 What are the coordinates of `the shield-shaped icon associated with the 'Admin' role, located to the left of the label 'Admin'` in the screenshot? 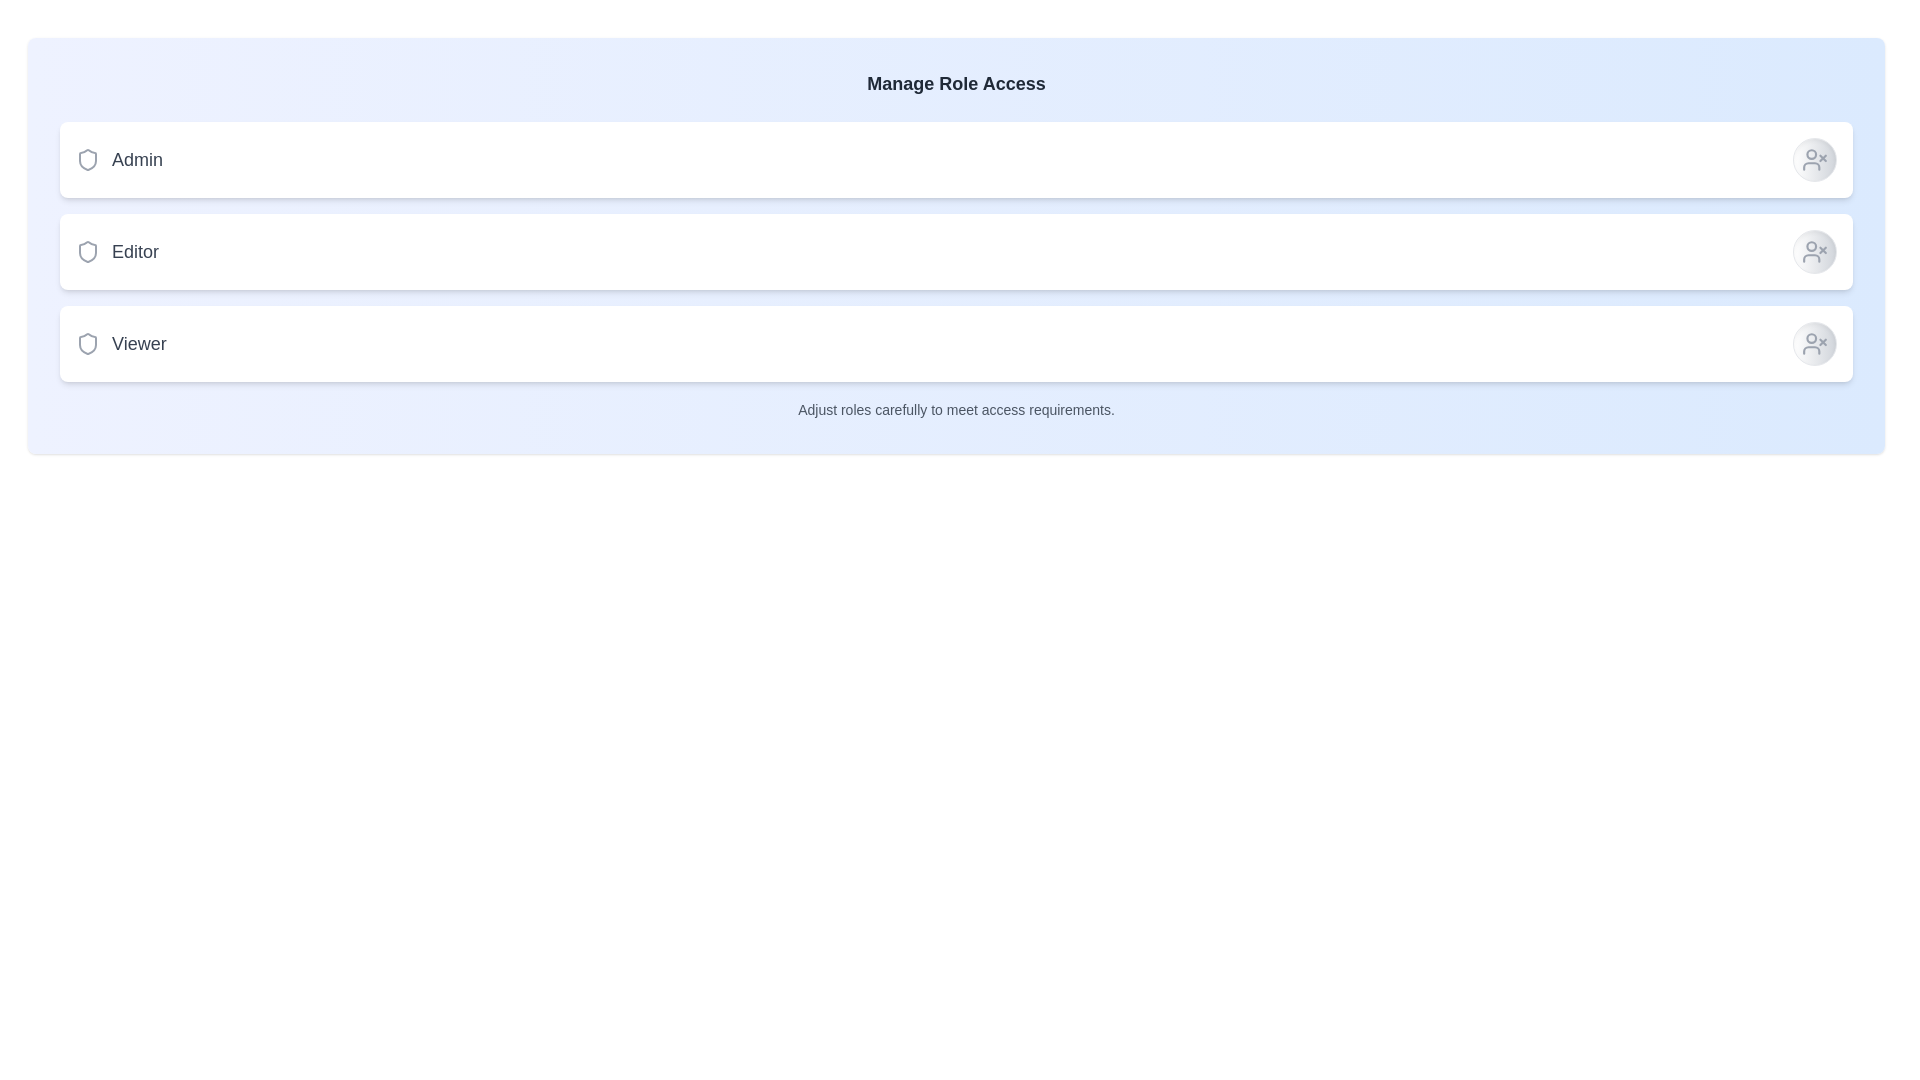 It's located at (86, 158).